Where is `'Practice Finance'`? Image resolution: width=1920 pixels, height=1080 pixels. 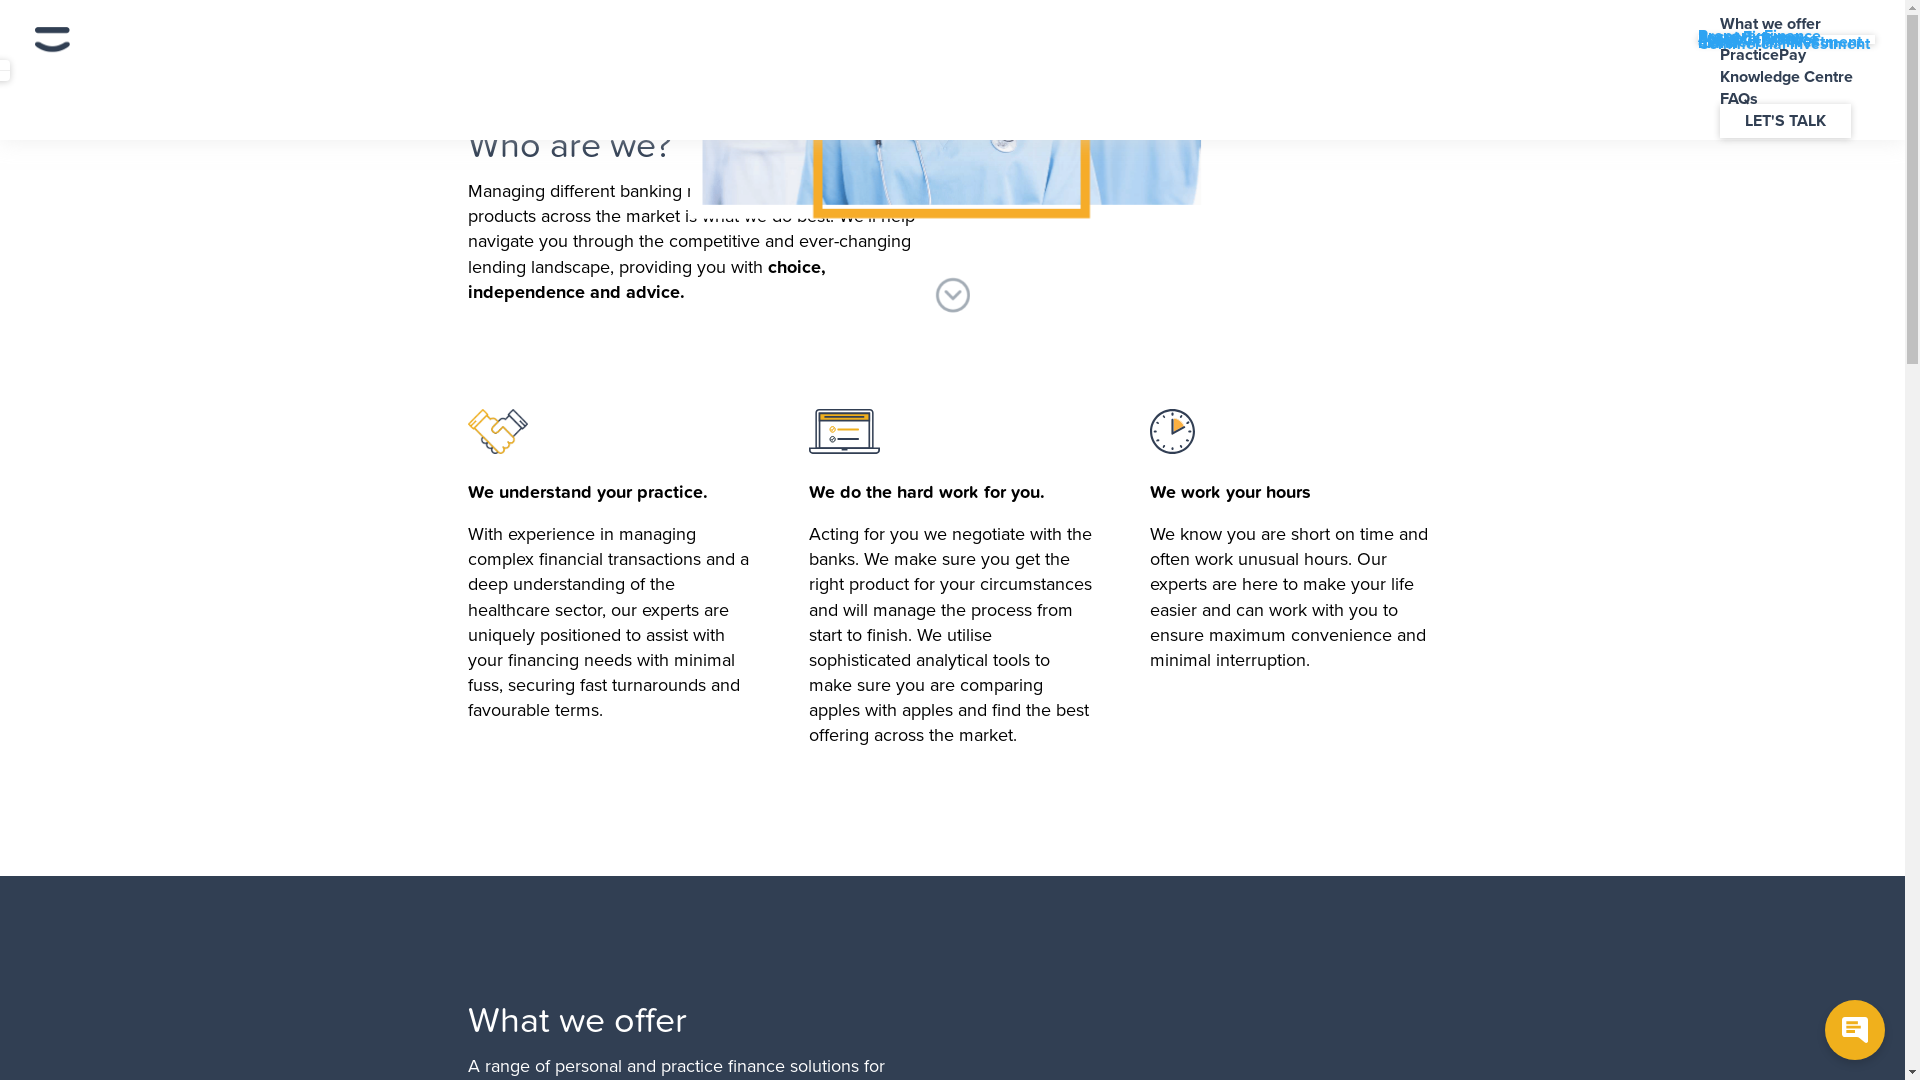
'Practice Finance' is located at coordinates (1756, 38).